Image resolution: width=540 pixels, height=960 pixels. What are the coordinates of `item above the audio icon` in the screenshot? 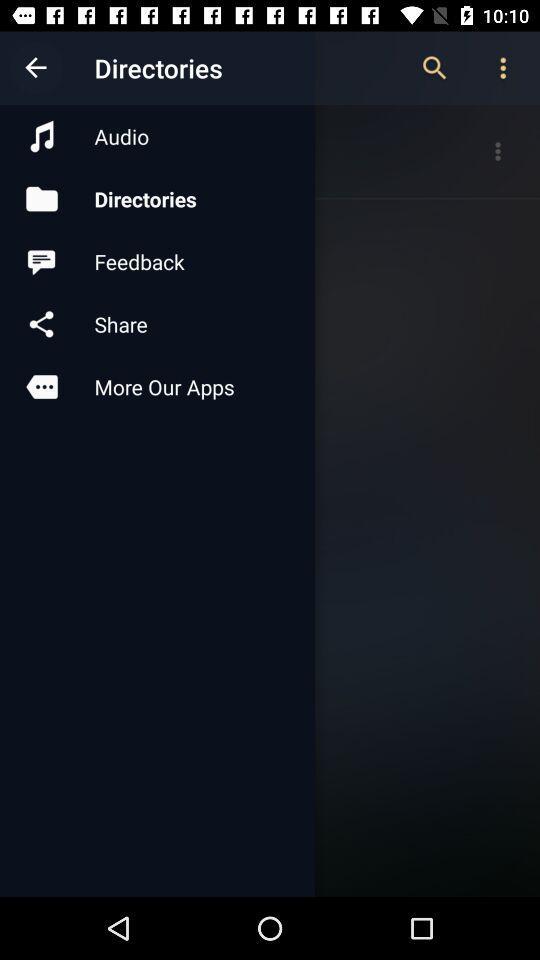 It's located at (36, 68).